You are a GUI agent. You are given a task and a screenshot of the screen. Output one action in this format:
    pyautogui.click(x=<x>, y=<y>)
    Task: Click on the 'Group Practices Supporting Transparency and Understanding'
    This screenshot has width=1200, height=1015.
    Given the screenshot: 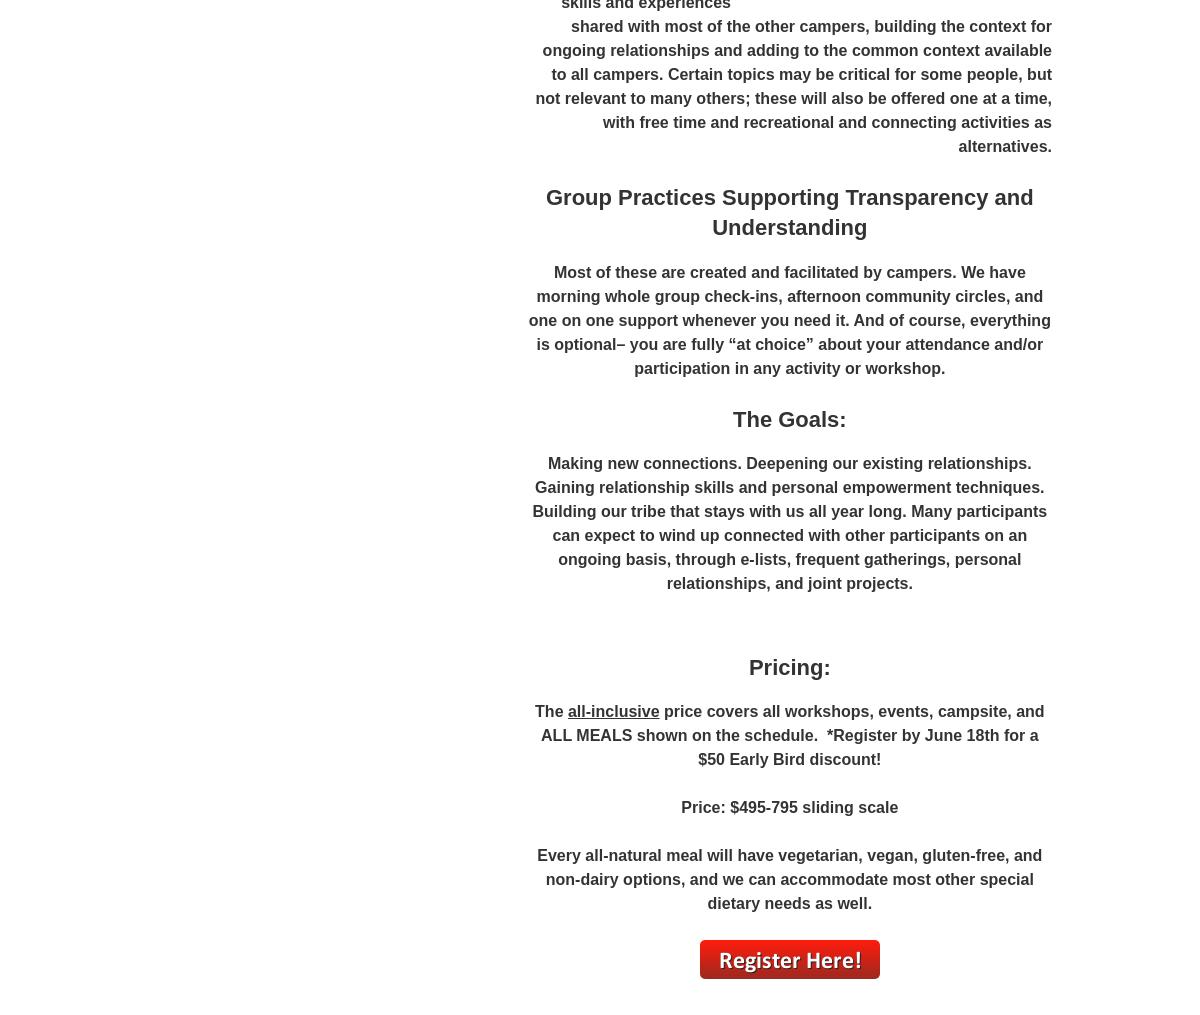 What is the action you would take?
    pyautogui.click(x=788, y=211)
    